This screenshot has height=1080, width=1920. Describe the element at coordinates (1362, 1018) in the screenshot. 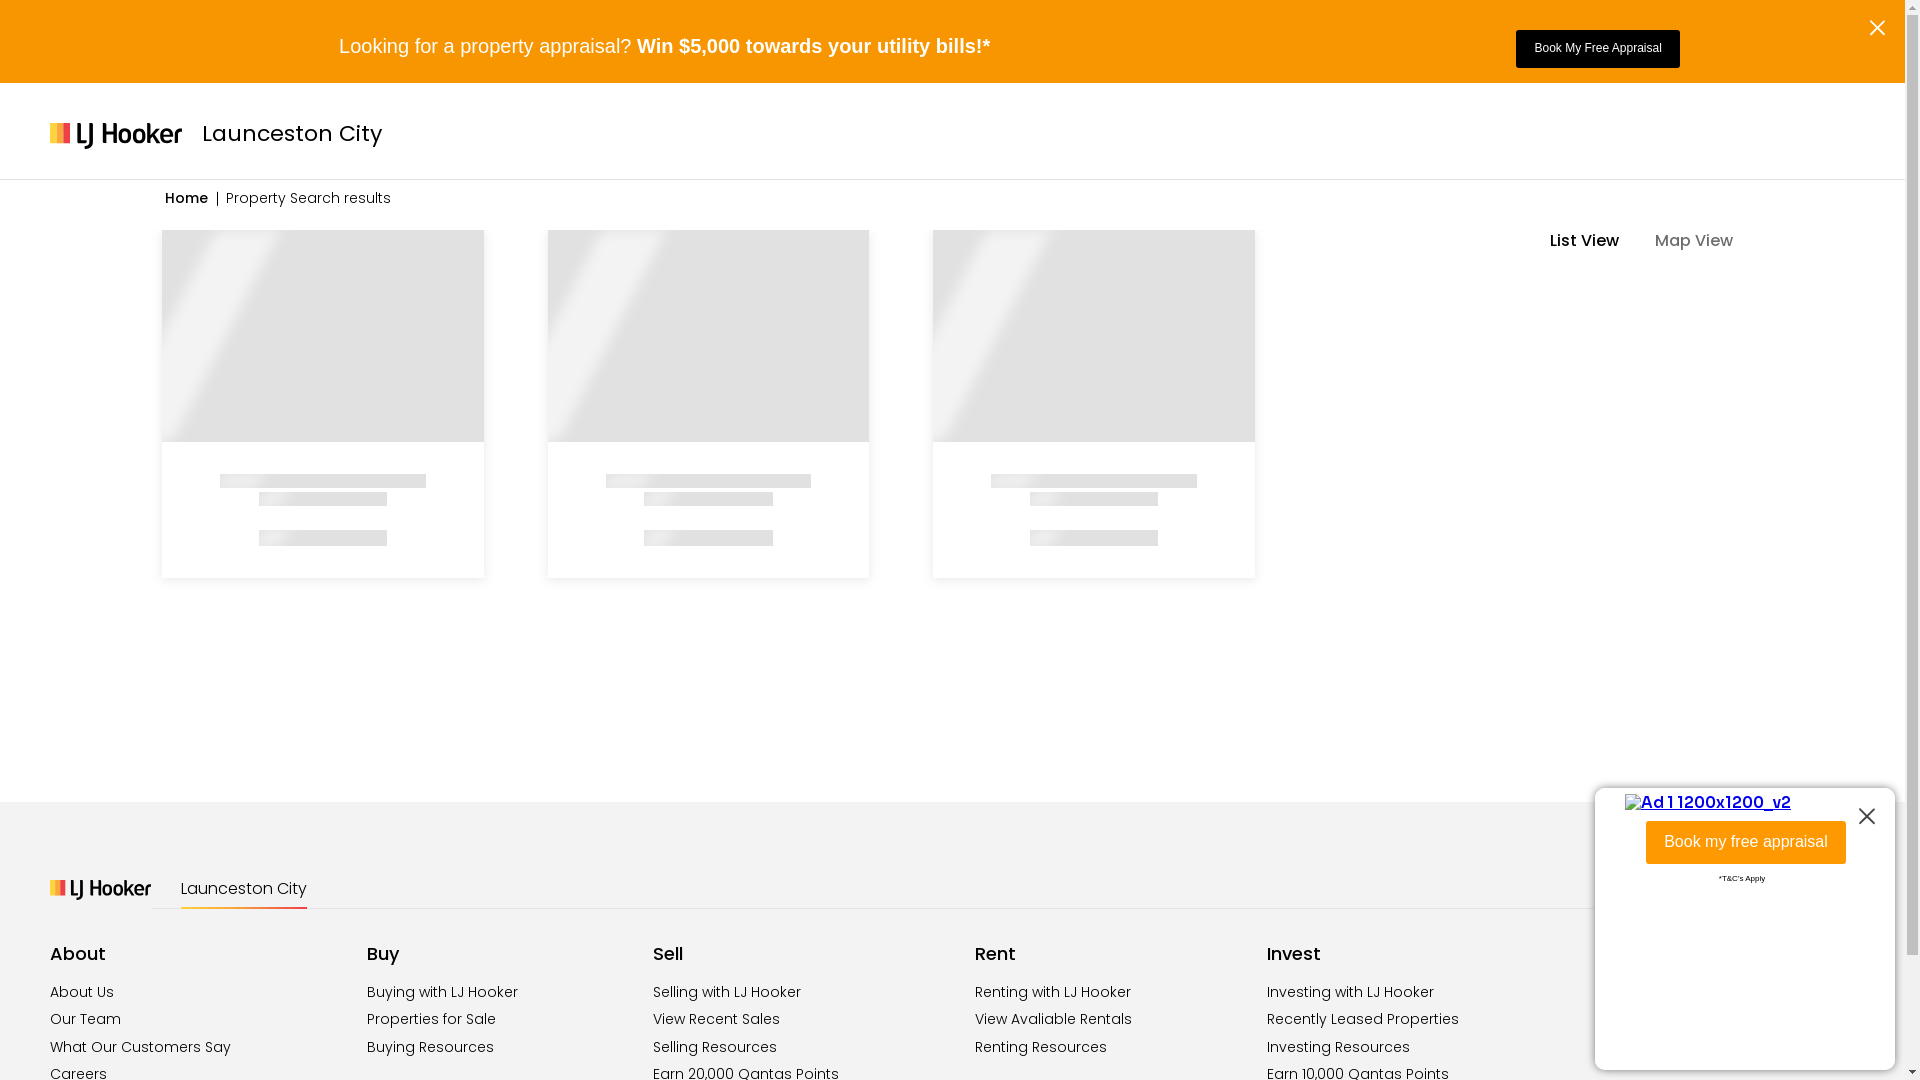

I see `'Recently Leased Properties'` at that location.